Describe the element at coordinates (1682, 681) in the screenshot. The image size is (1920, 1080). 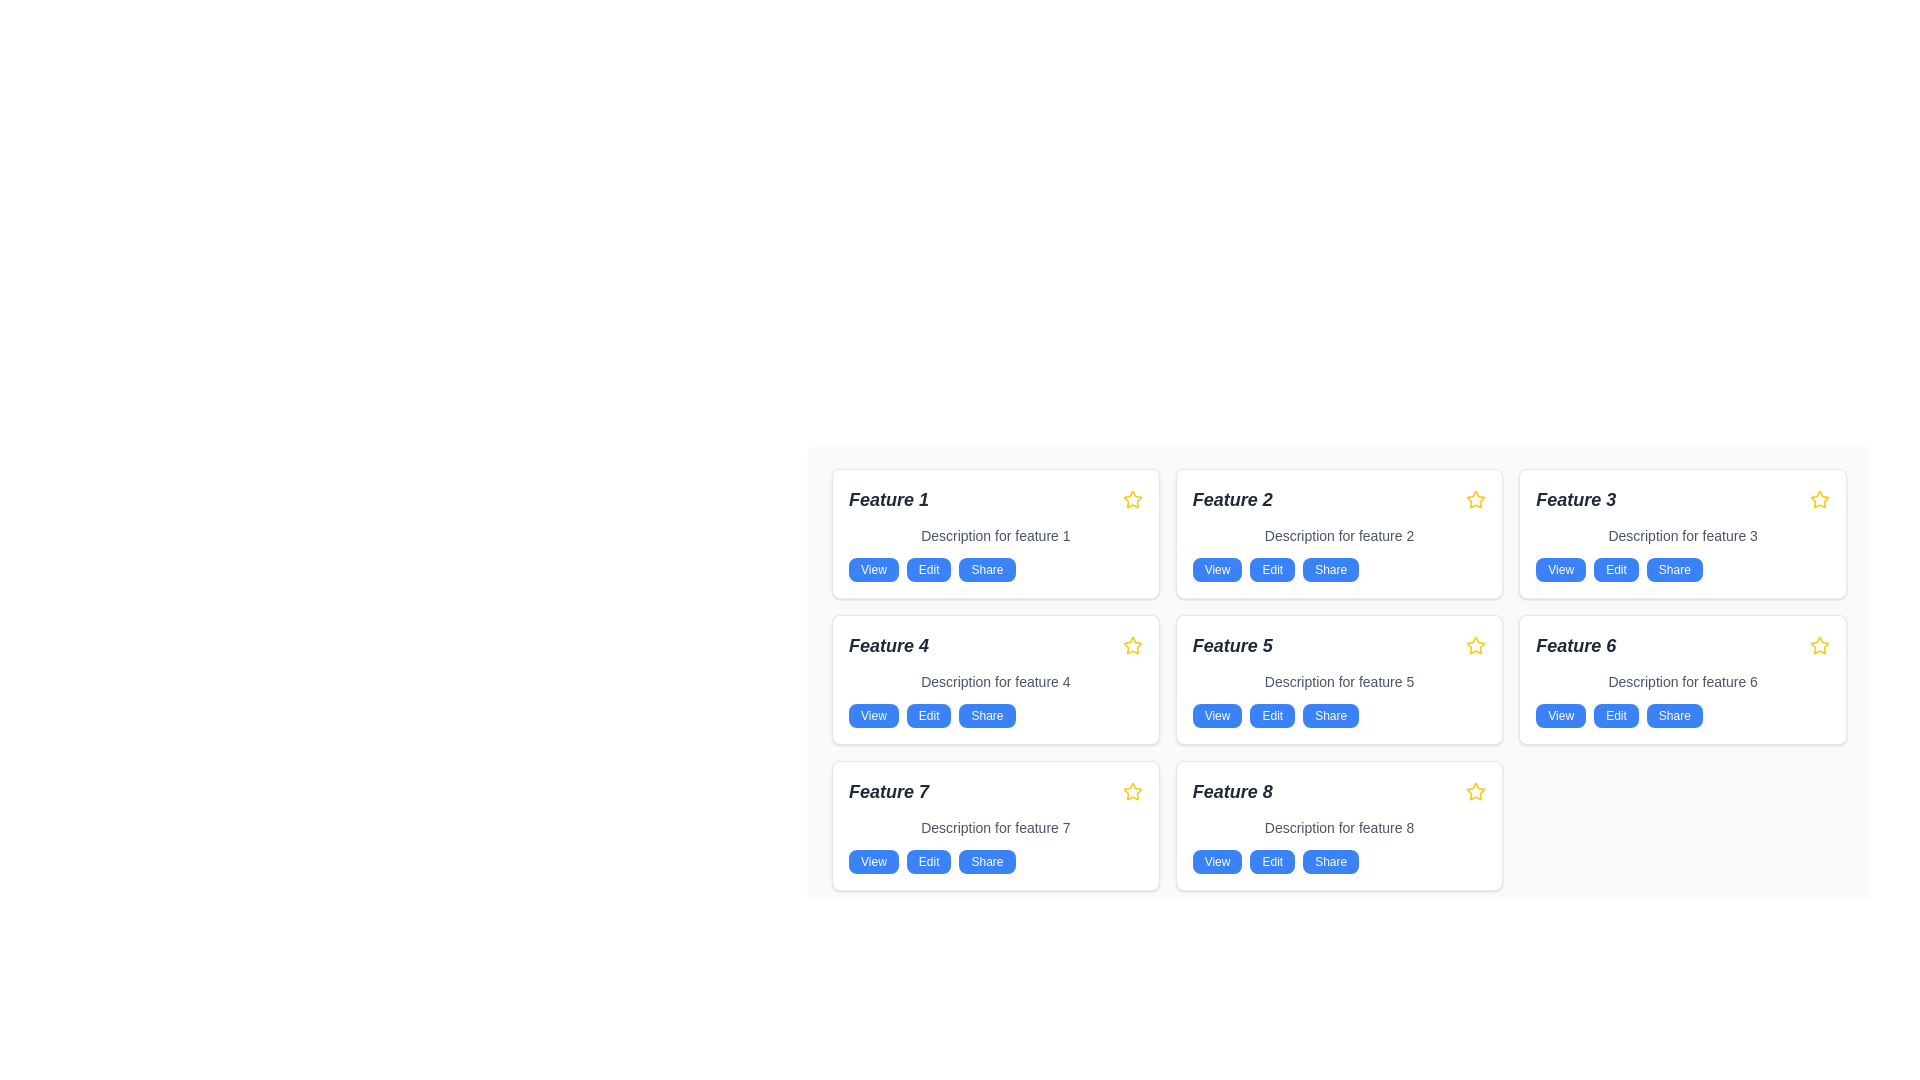
I see `the text element displaying 'Description for feature 6', which is located beneath the heading 'Feature 6' and above the buttons 'View', 'Edit', and 'Share'` at that location.